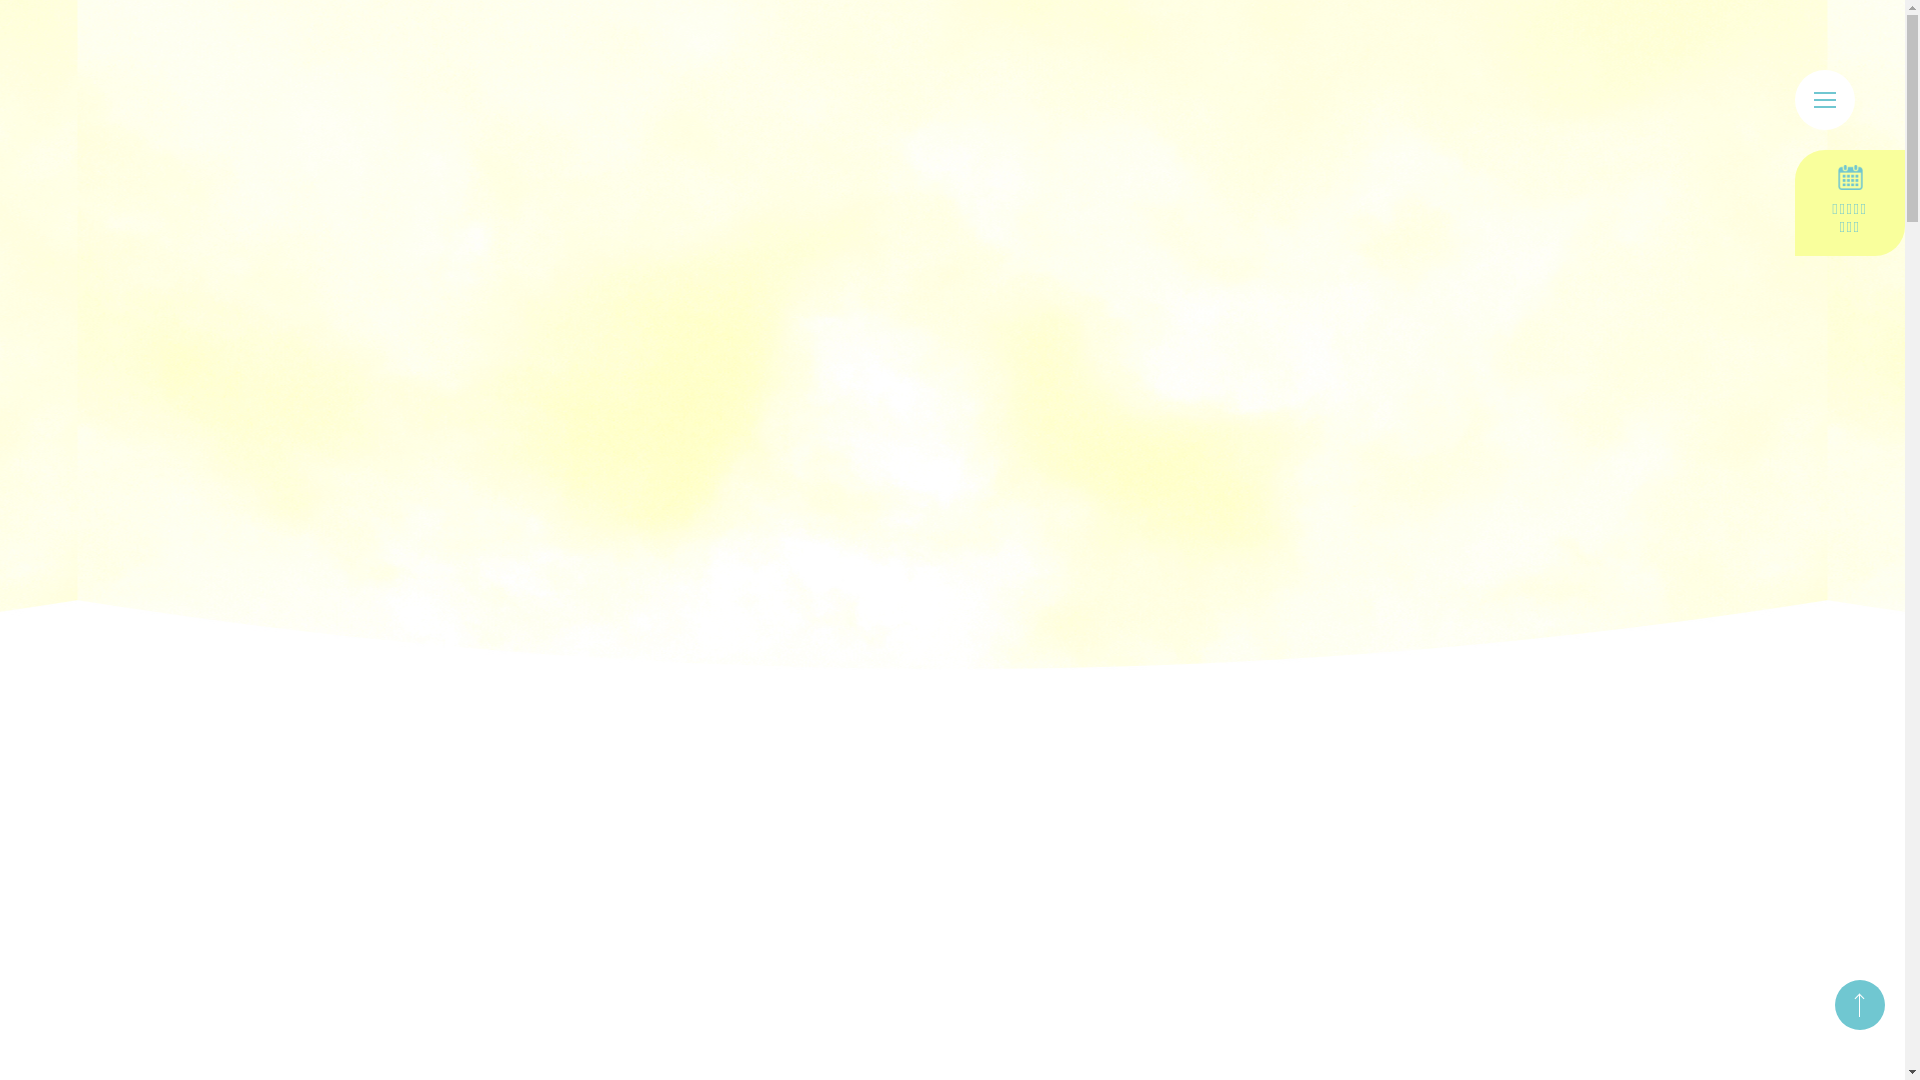  I want to click on 'menu', so click(1824, 100).